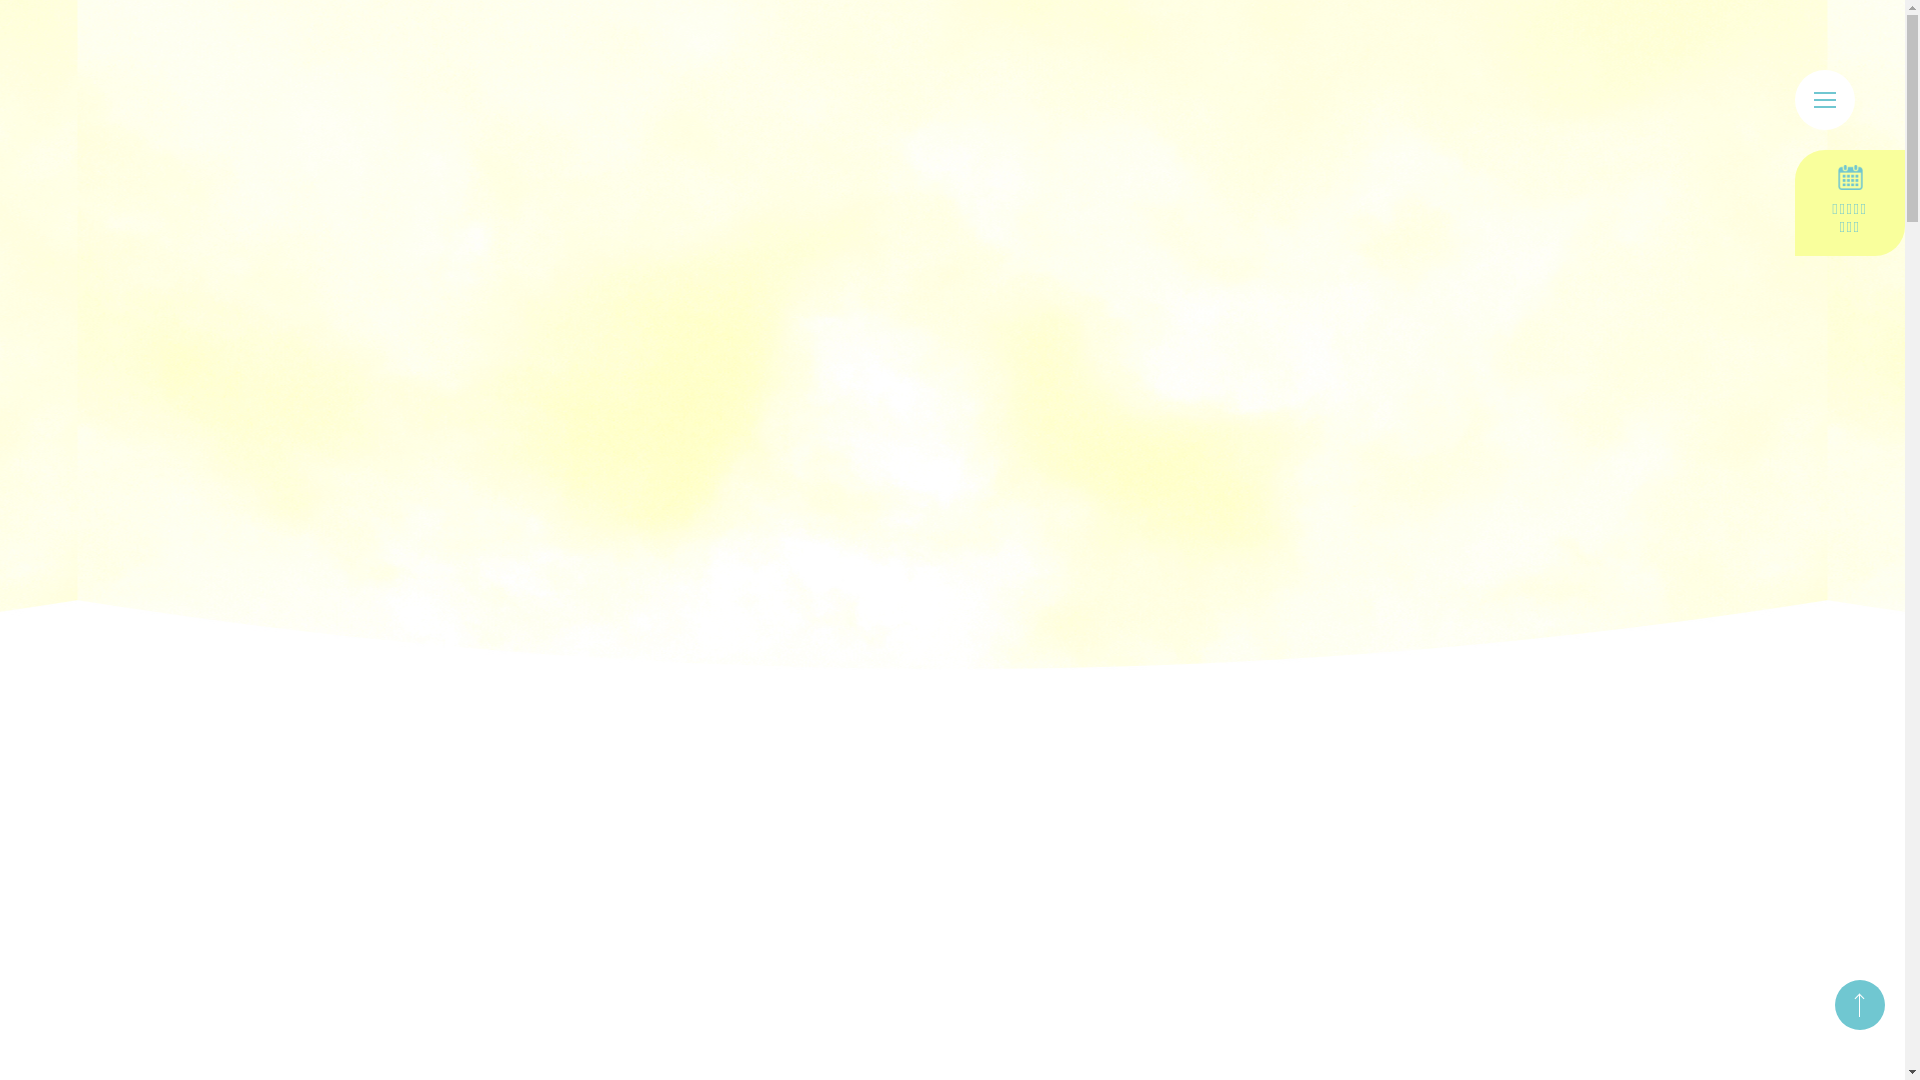  I want to click on 'menu', so click(1824, 100).